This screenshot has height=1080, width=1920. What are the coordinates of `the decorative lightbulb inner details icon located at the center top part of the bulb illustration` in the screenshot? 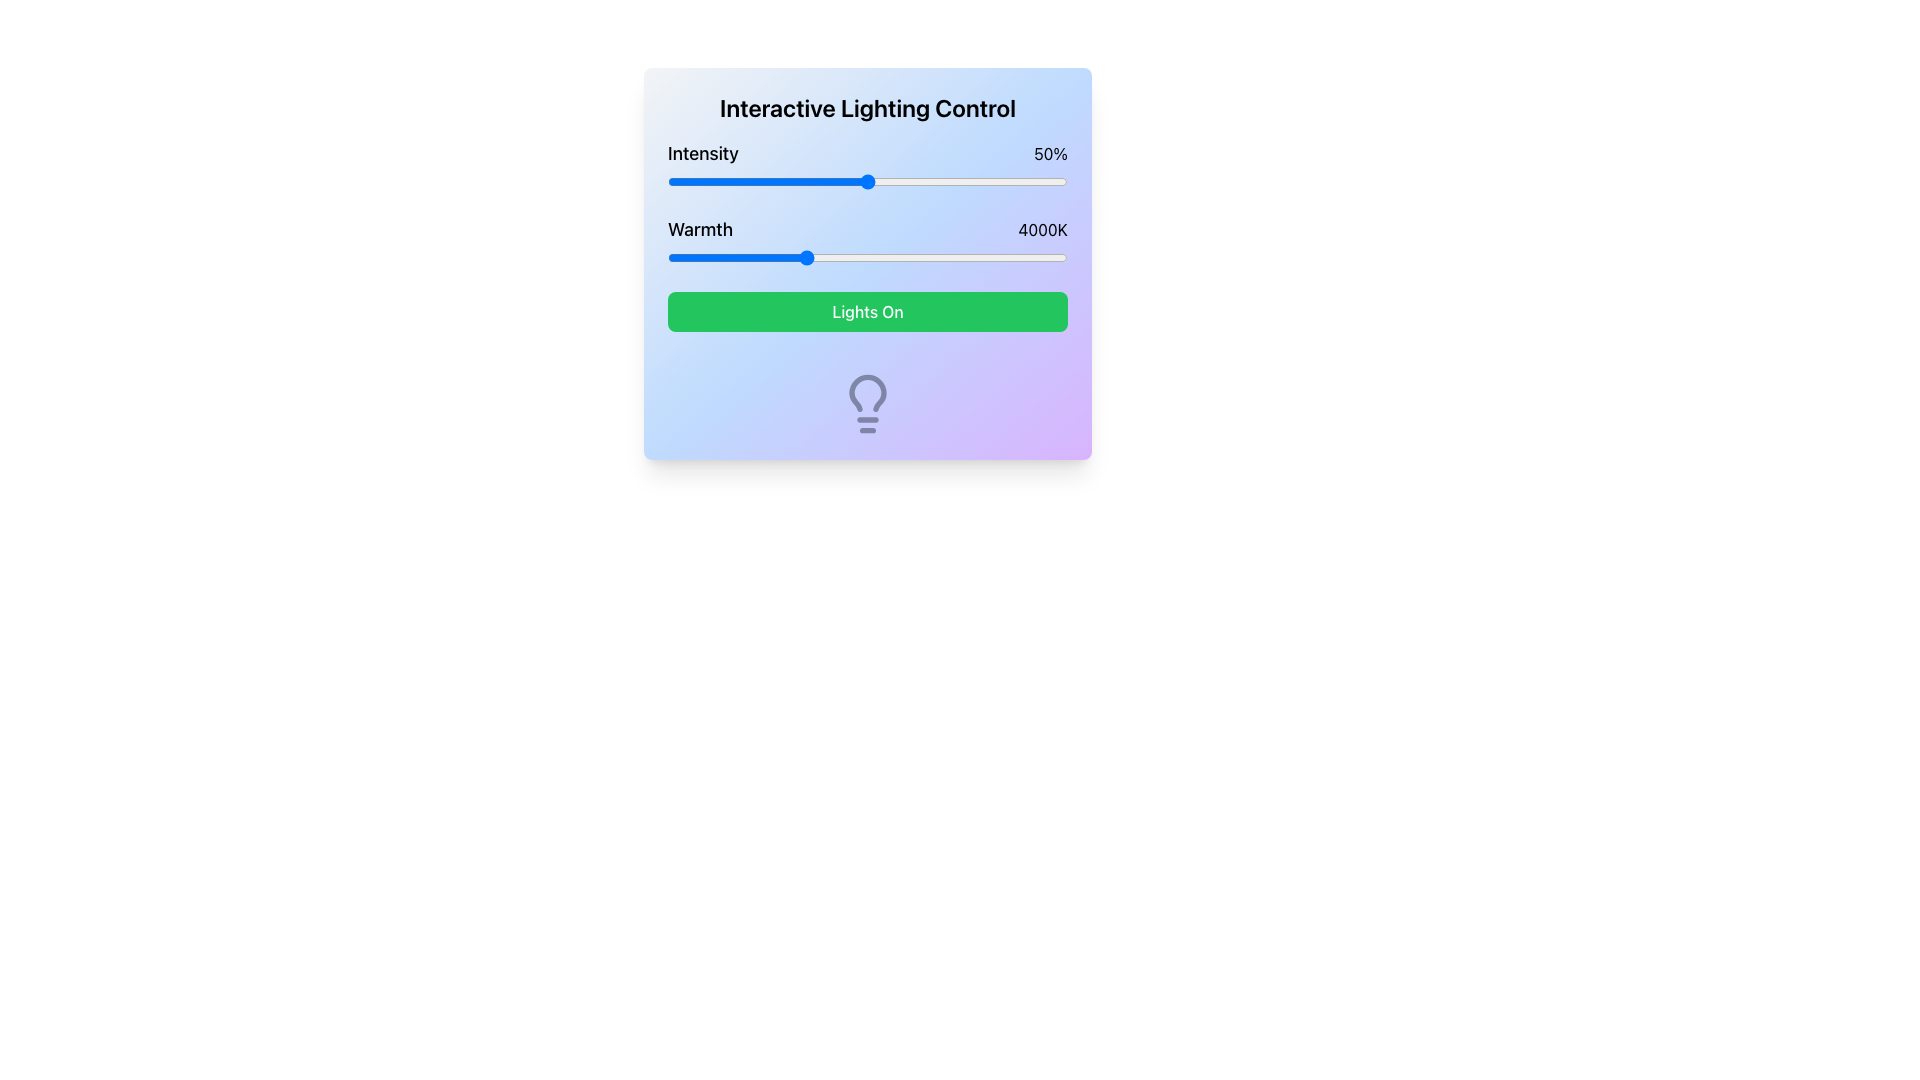 It's located at (868, 393).